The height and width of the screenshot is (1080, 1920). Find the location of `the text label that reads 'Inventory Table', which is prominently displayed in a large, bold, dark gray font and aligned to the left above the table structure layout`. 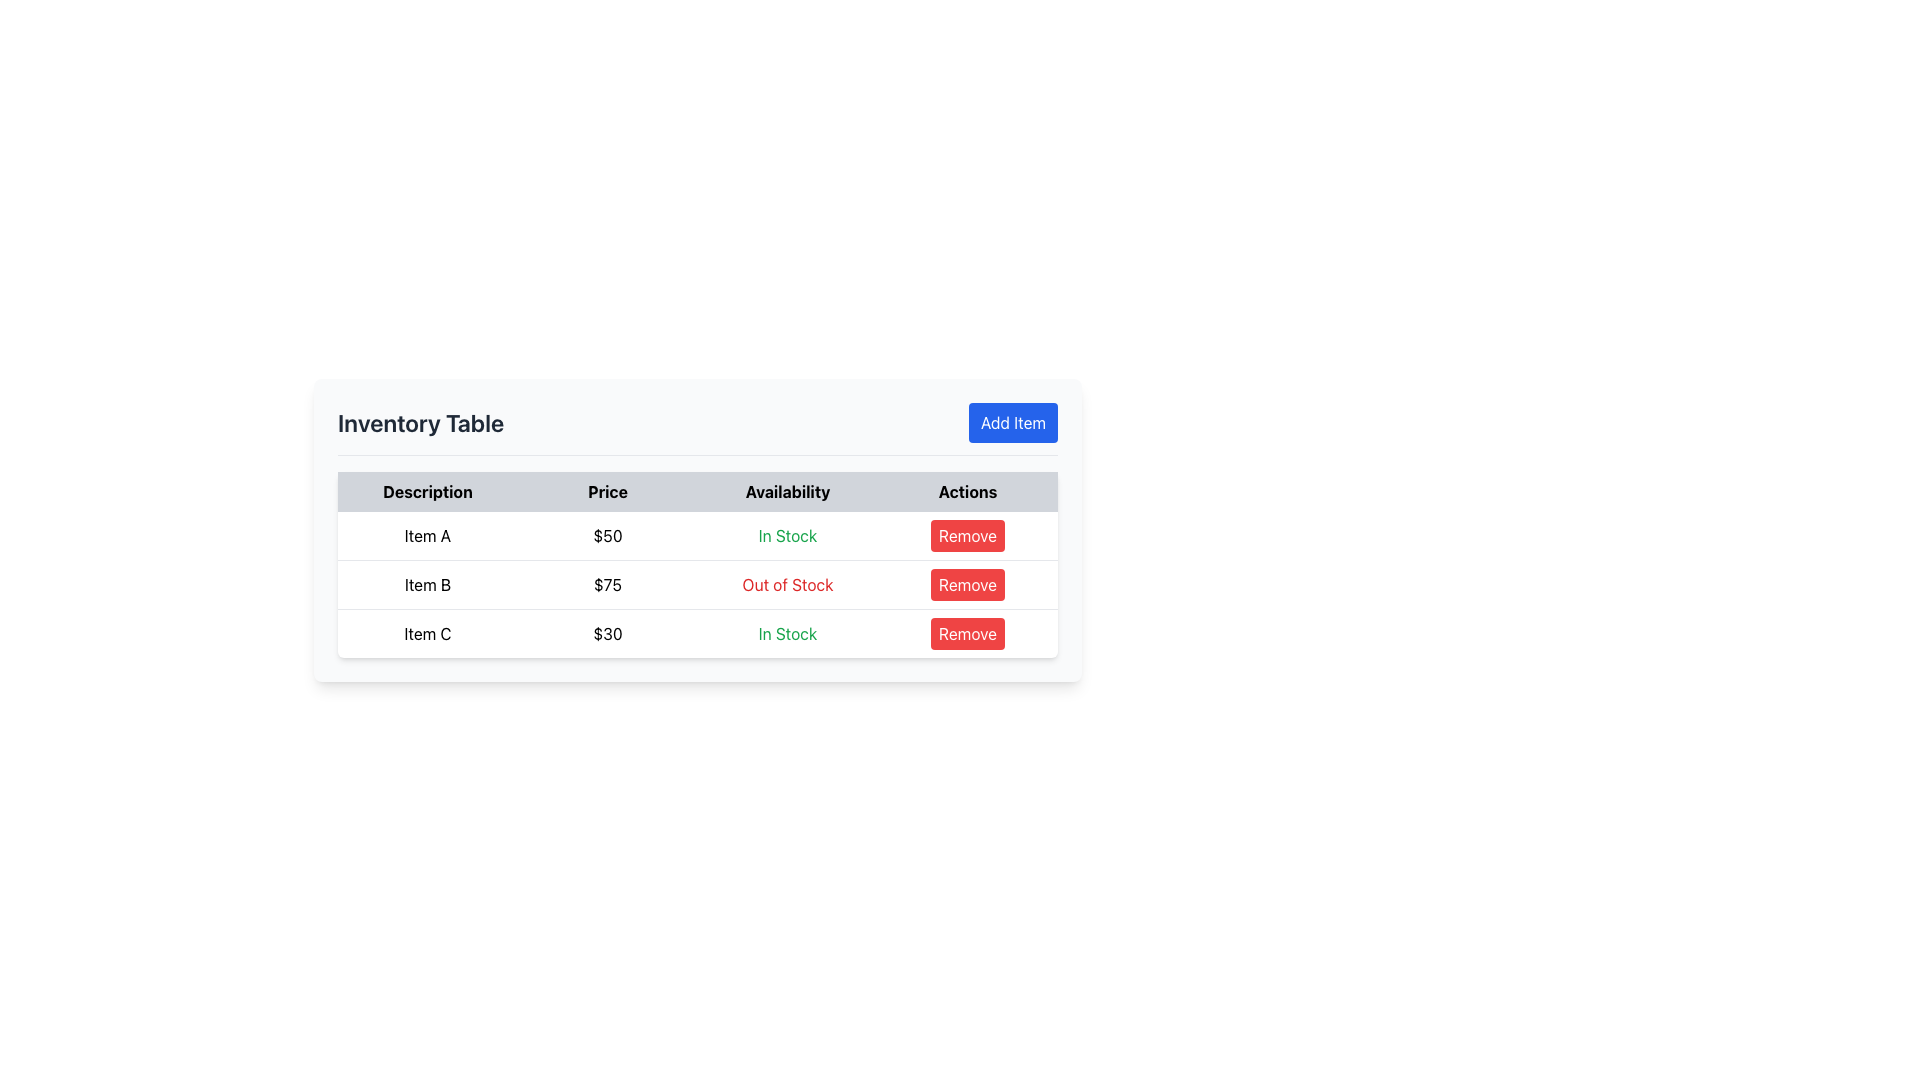

the text label that reads 'Inventory Table', which is prominently displayed in a large, bold, dark gray font and aligned to the left above the table structure layout is located at coordinates (420, 422).